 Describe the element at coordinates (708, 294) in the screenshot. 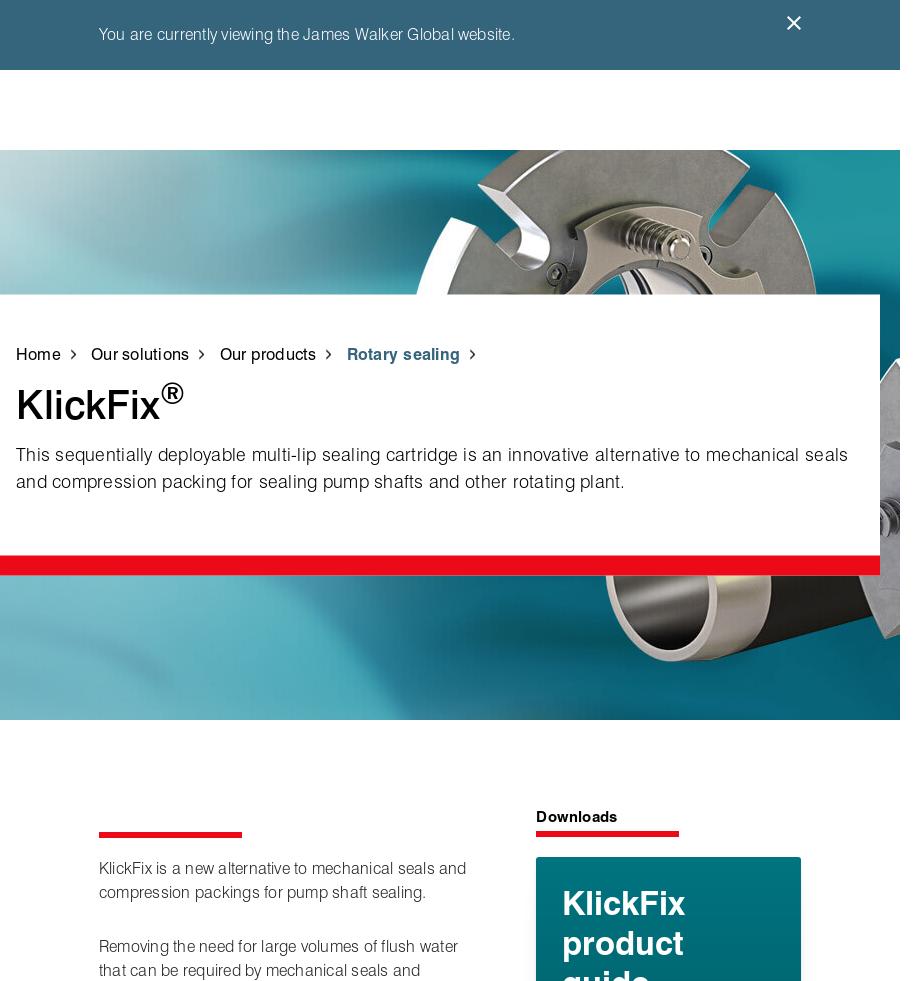

I see `'In this playlist'` at that location.